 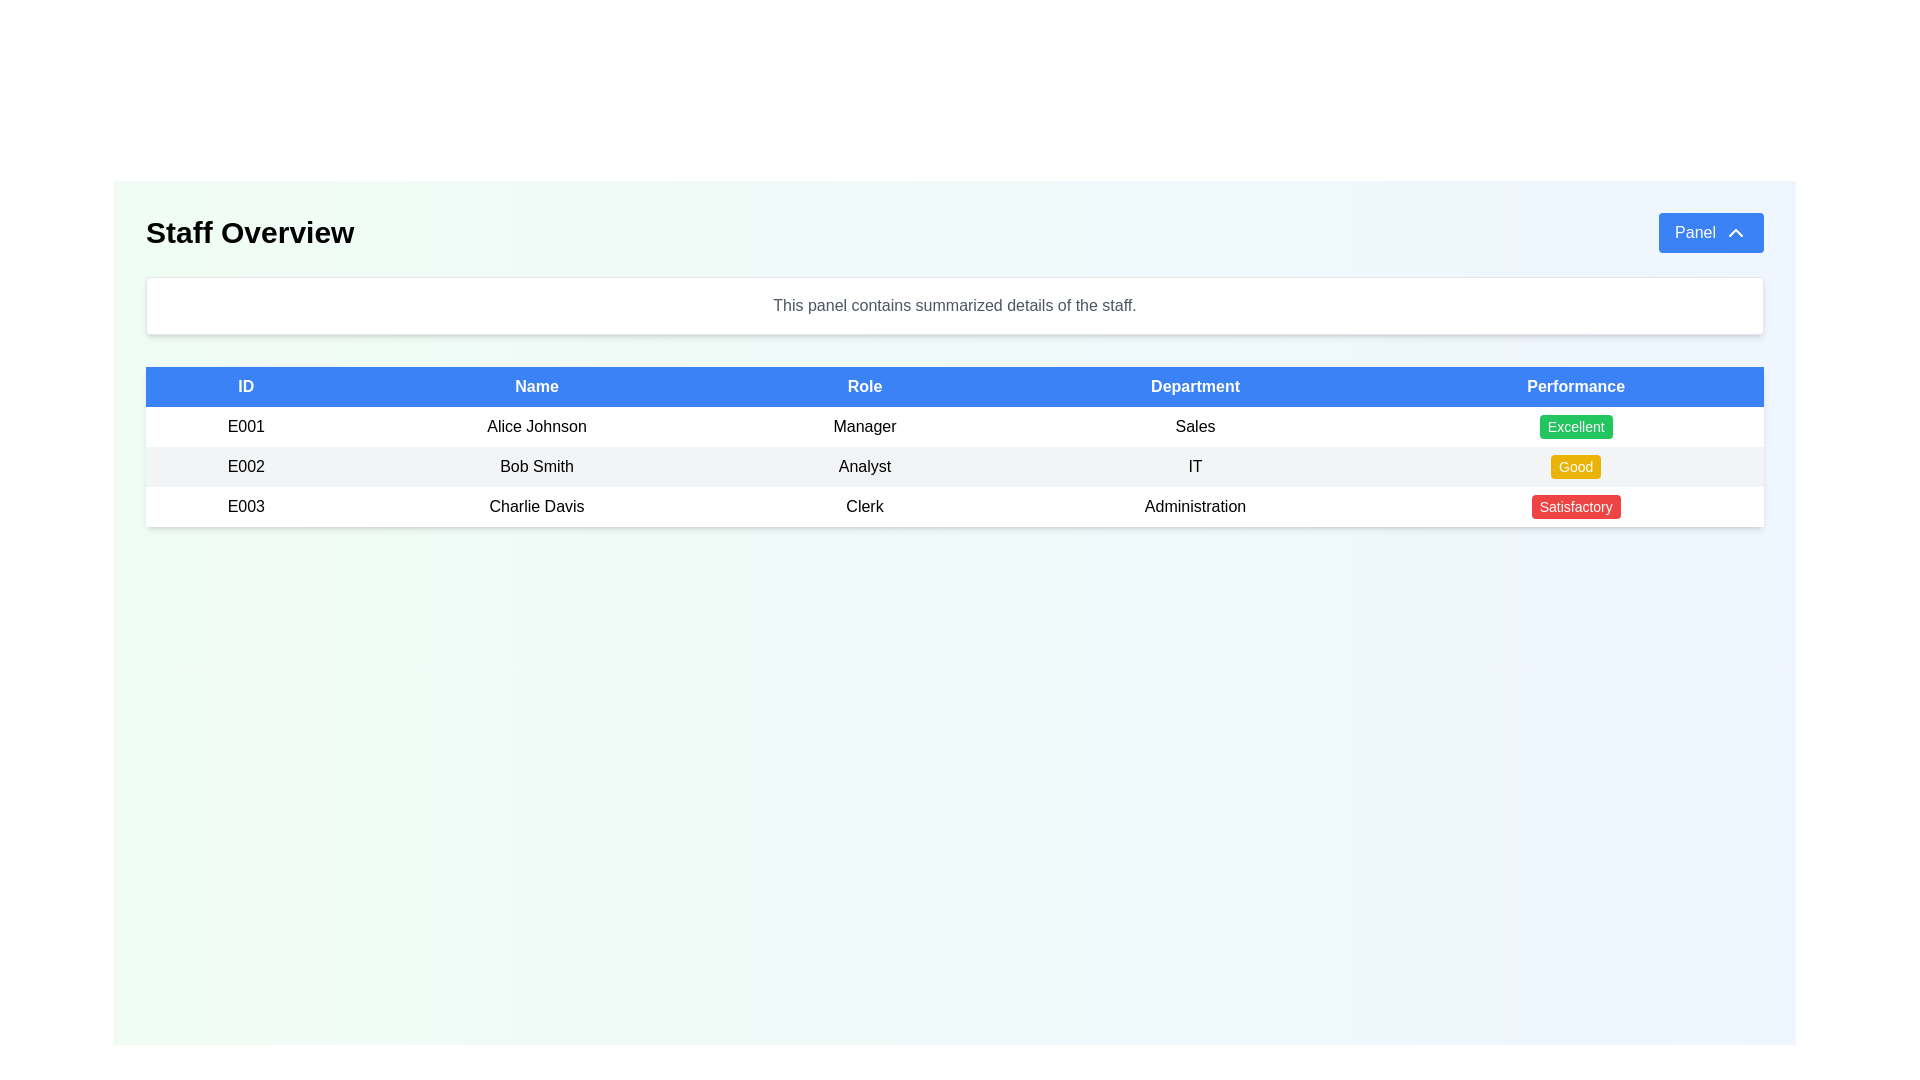 What do you see at coordinates (864, 426) in the screenshot?
I see `the static text field displaying the role 'Manager' for the employee 'Alice Johnson' located in the third column under the 'Role' header` at bounding box center [864, 426].